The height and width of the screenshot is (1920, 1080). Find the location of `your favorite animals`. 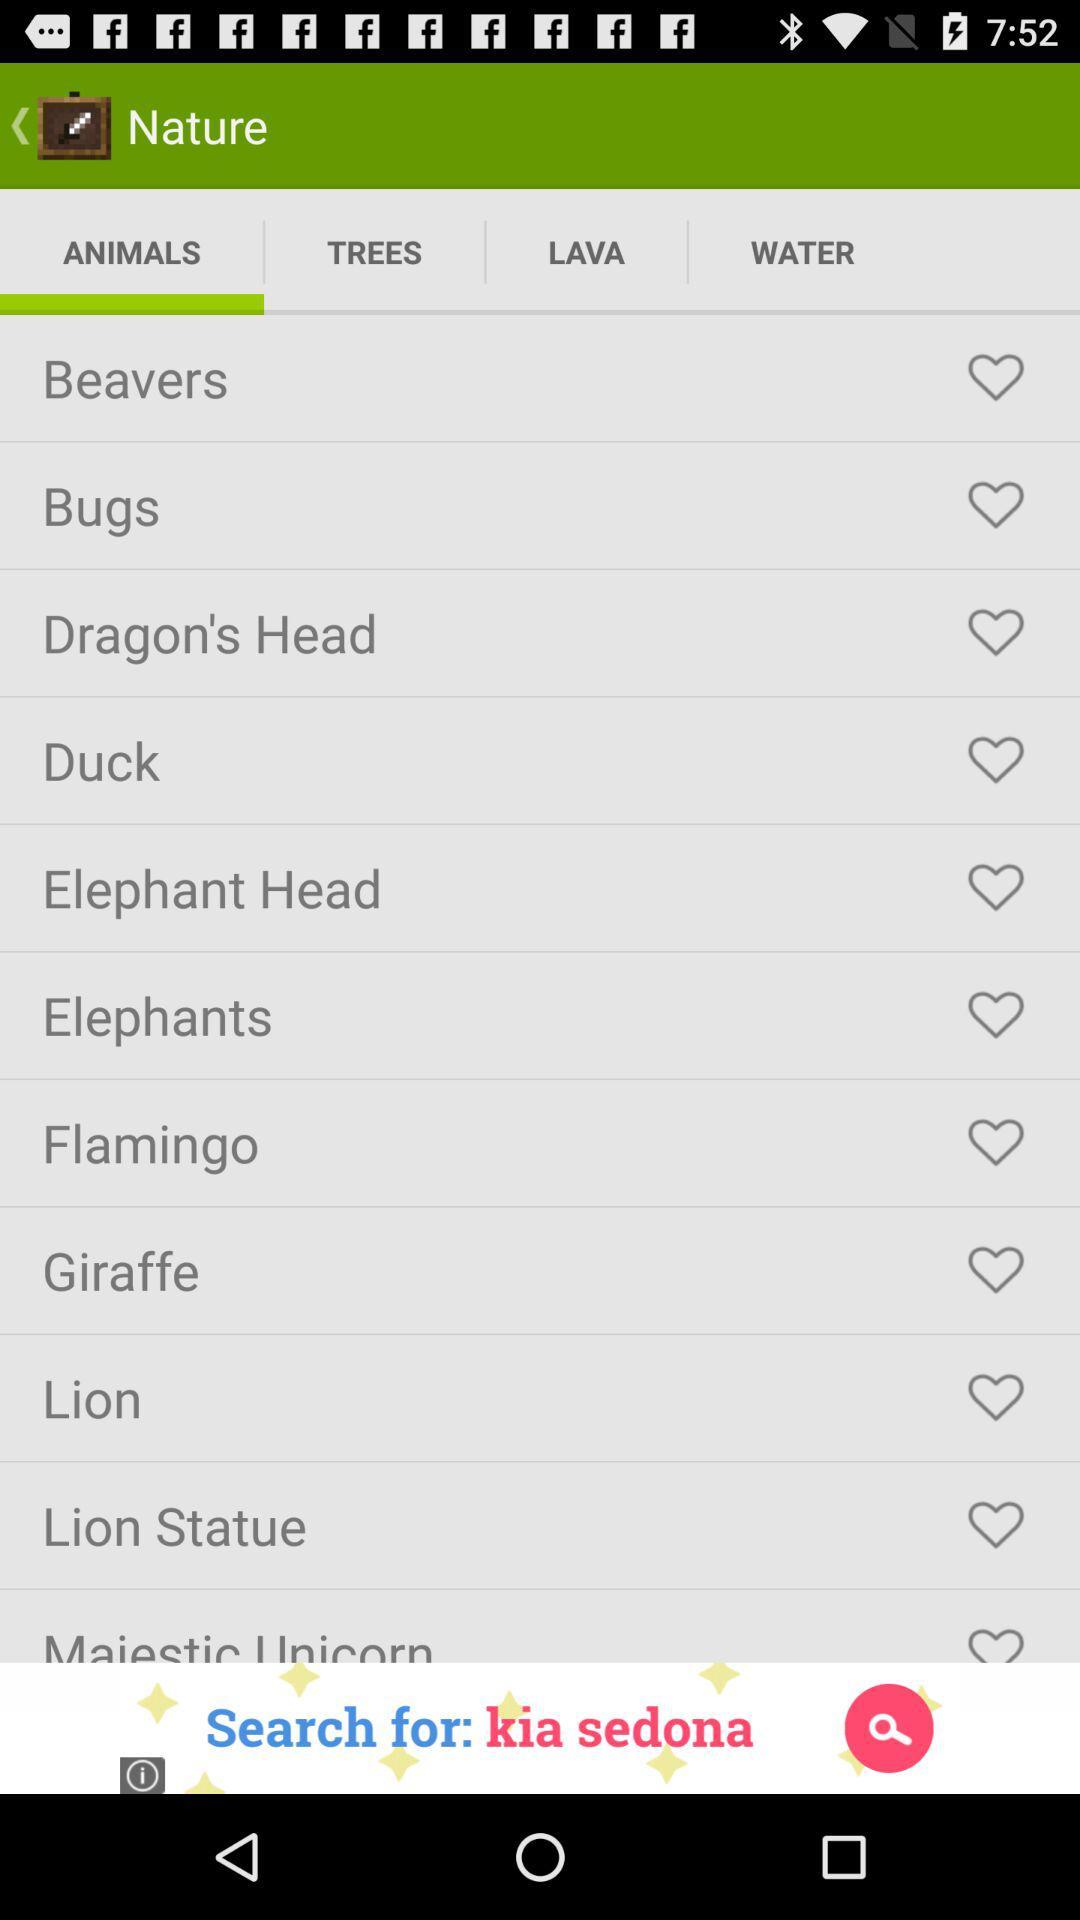

your favorite animals is located at coordinates (995, 1015).